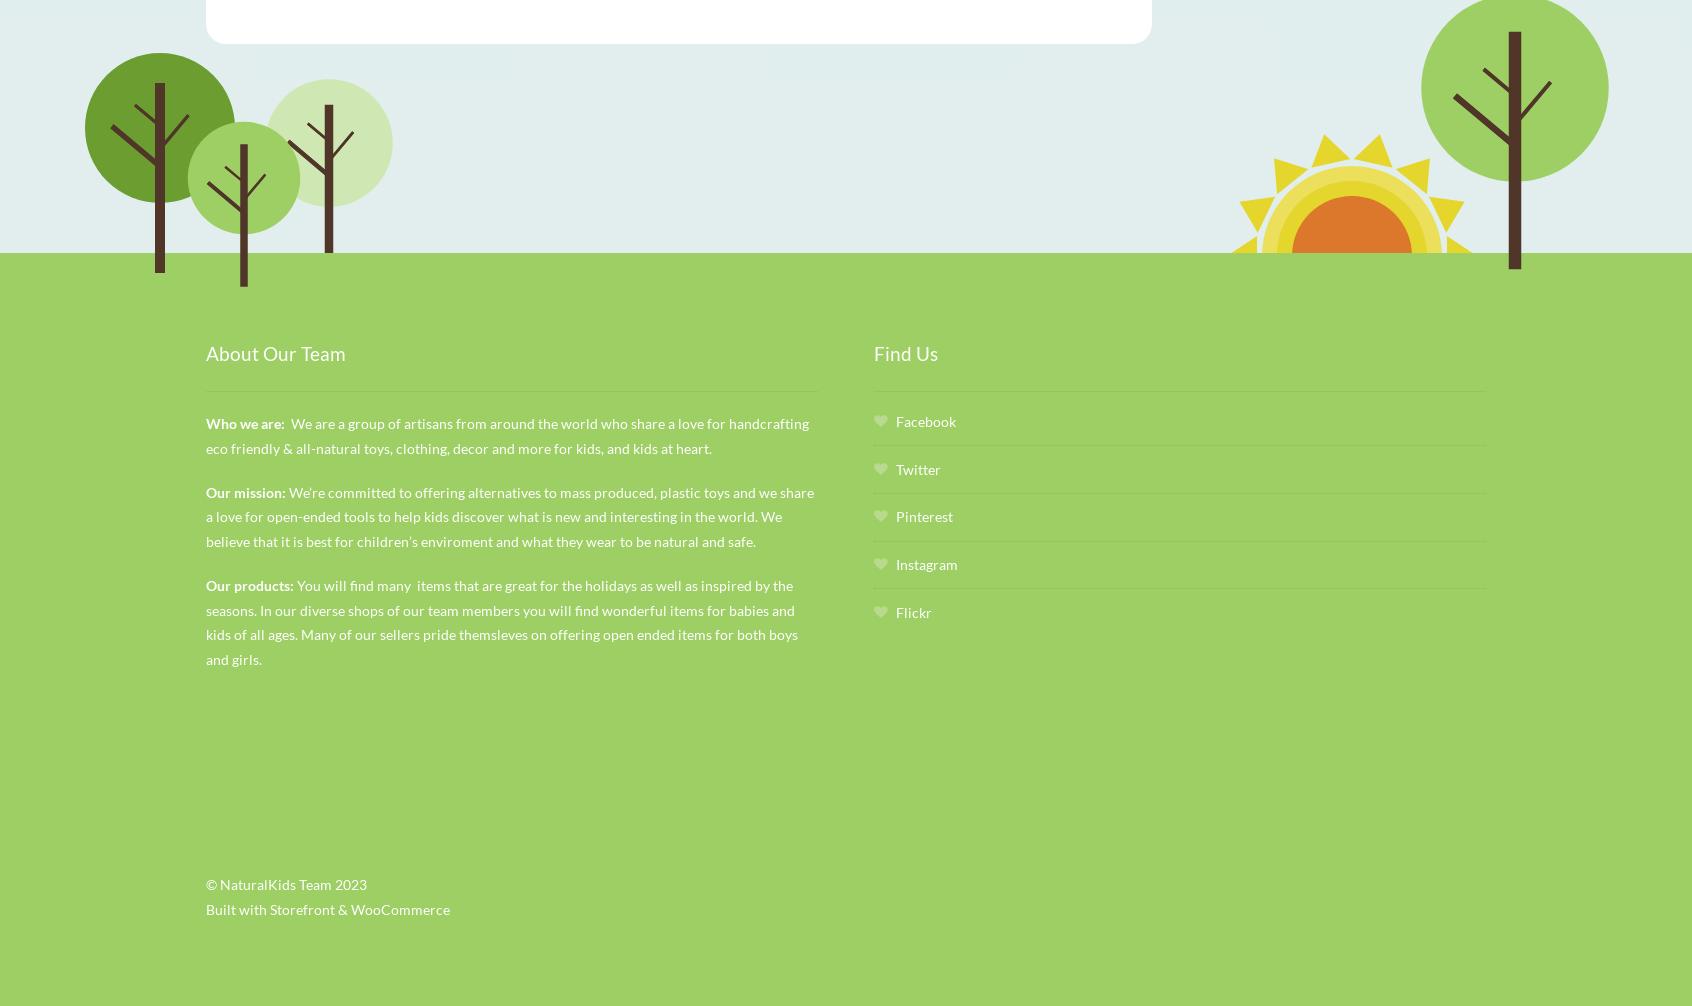 Image resolution: width=1692 pixels, height=1006 pixels. What do you see at coordinates (250, 585) in the screenshot?
I see `'Our products:'` at bounding box center [250, 585].